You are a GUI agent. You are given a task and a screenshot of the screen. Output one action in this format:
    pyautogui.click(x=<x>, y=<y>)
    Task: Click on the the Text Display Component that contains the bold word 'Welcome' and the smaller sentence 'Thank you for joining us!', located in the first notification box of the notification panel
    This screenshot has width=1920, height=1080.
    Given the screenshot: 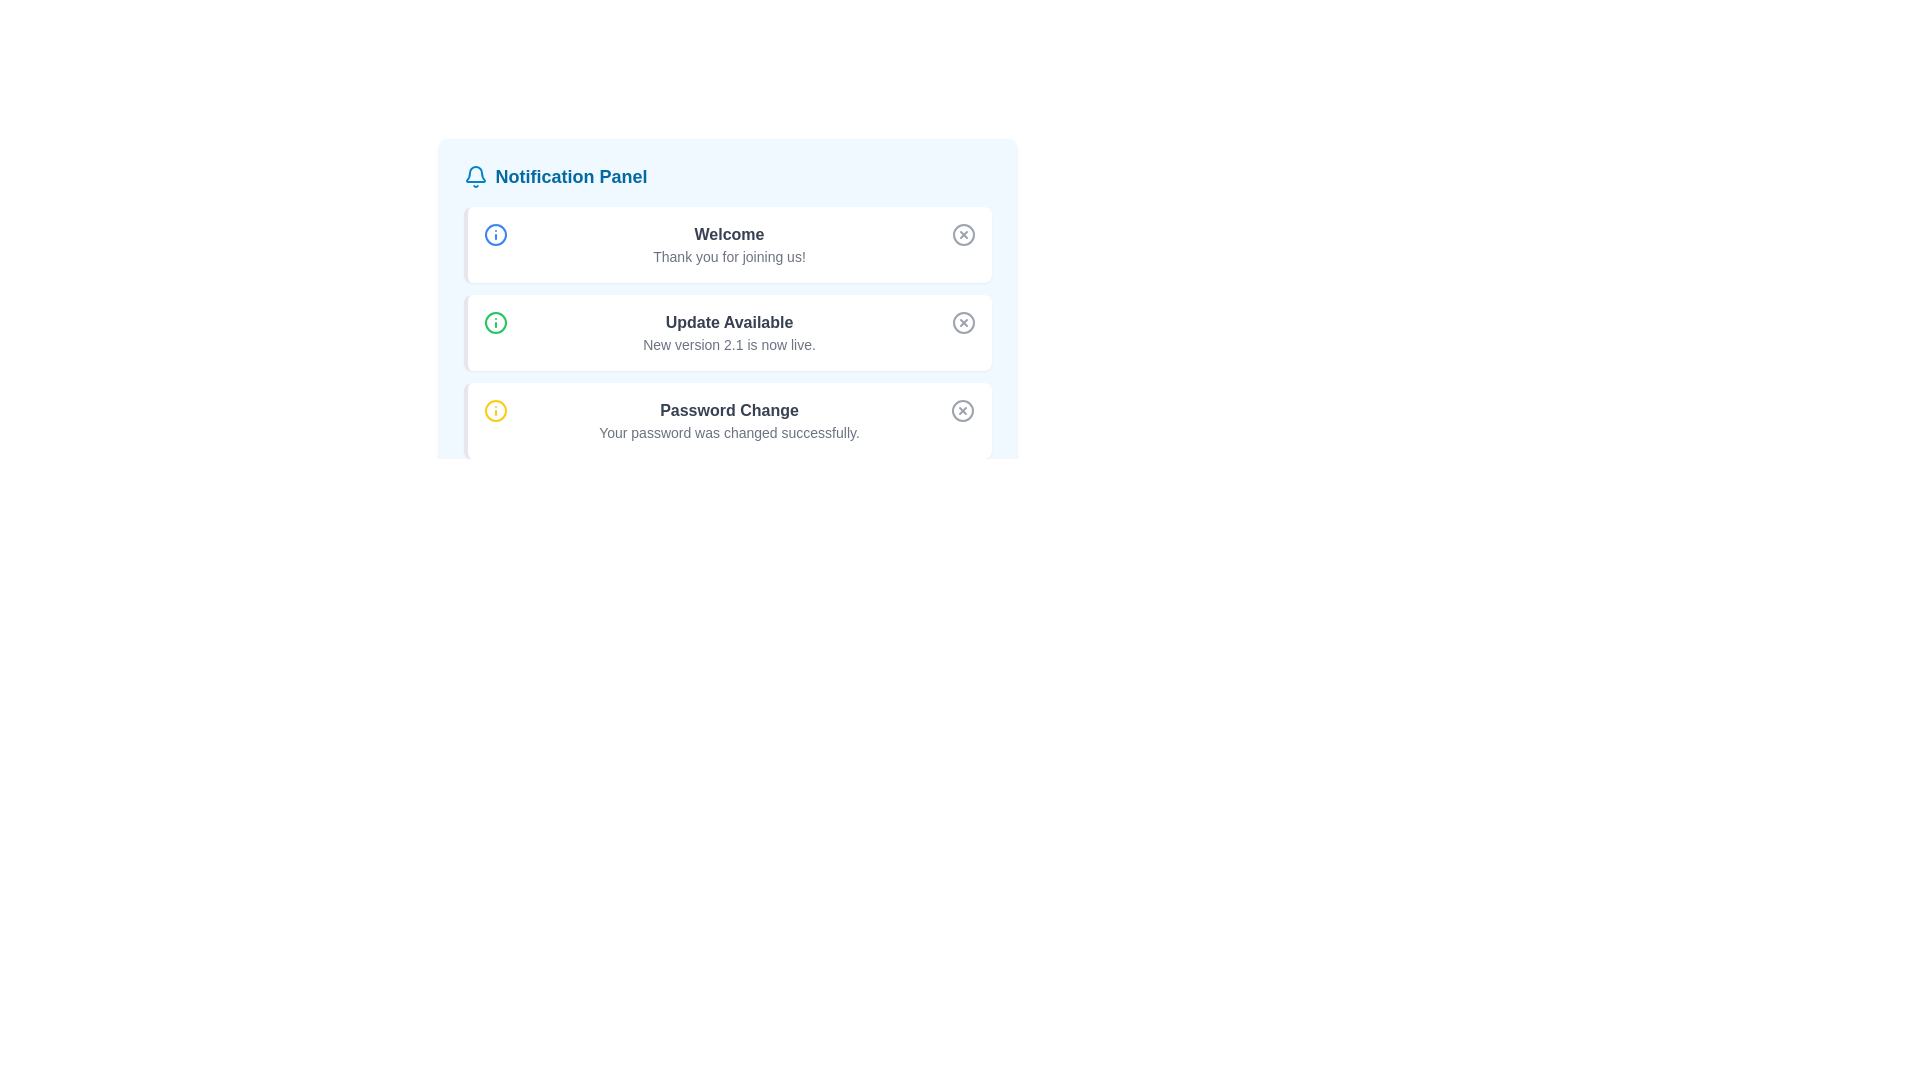 What is the action you would take?
    pyautogui.click(x=728, y=244)
    